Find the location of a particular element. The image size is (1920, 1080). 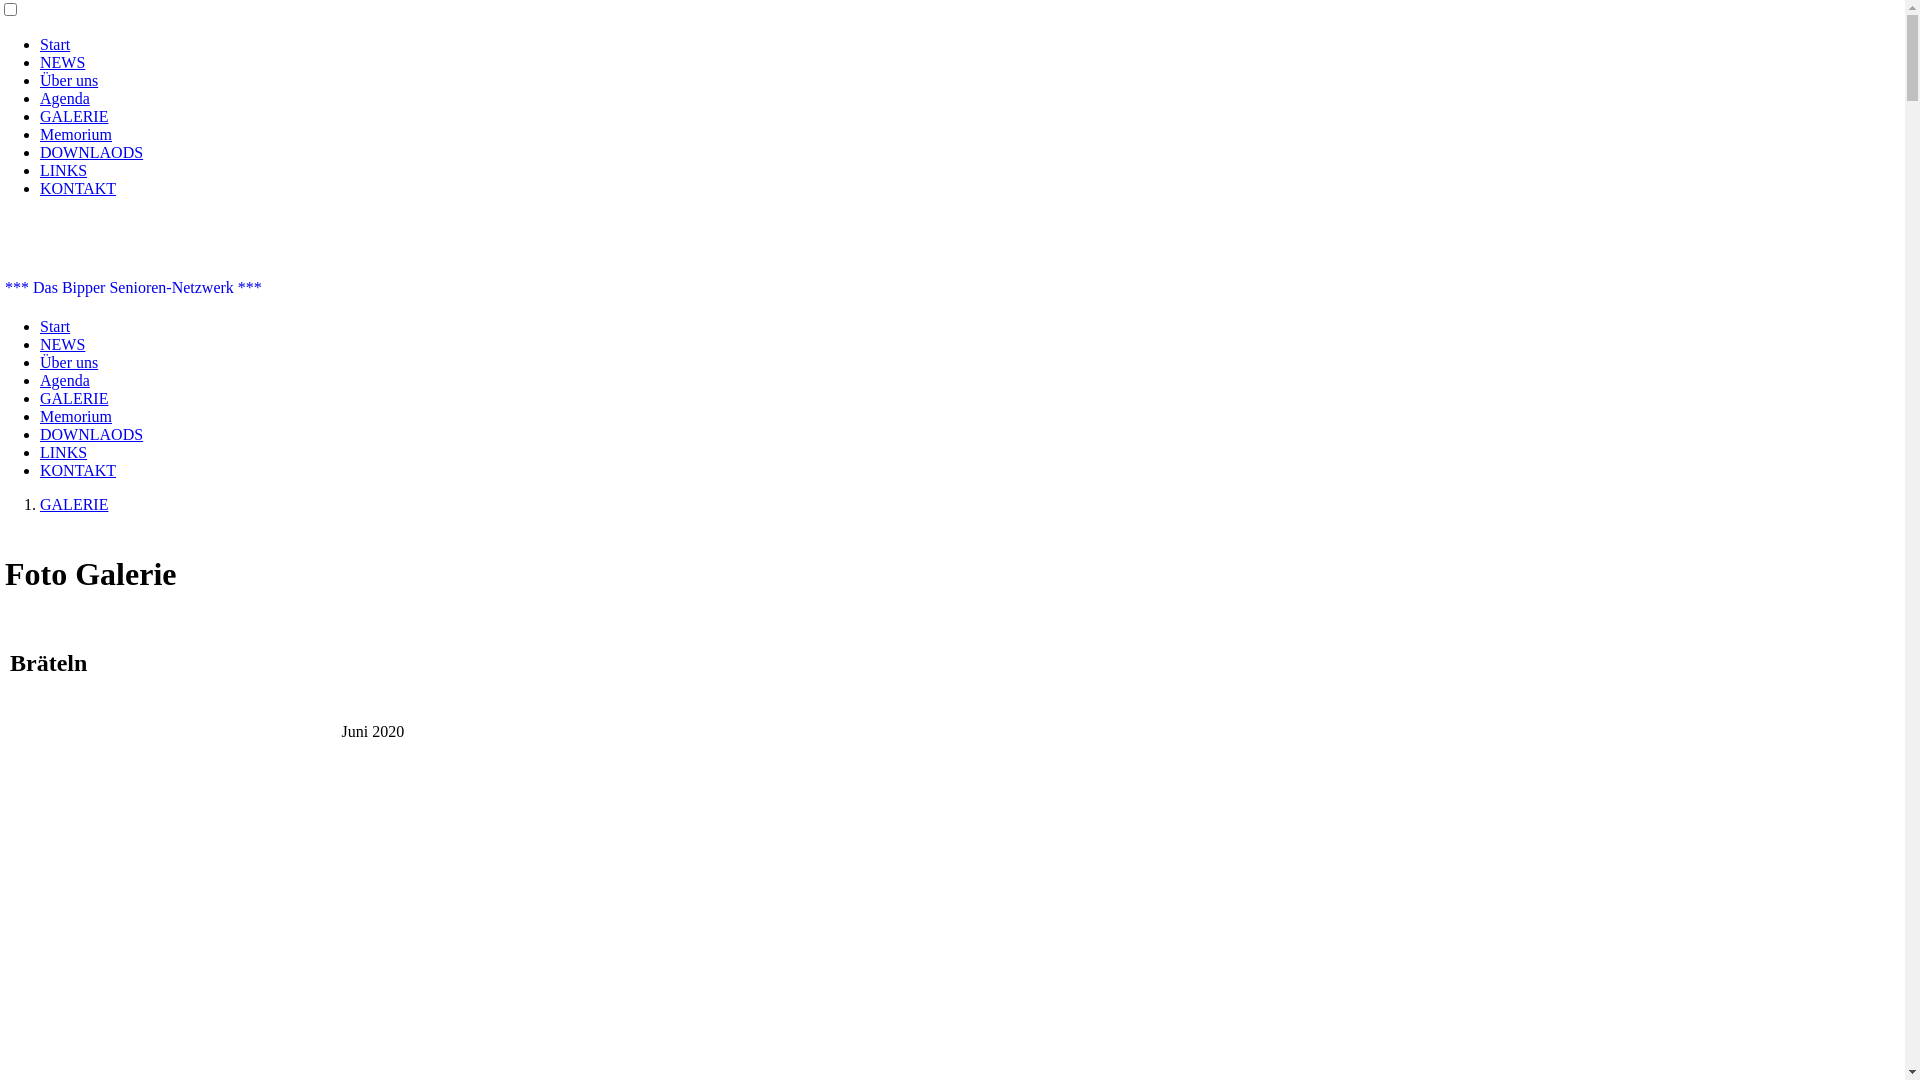

'Memorium' is located at coordinates (76, 415).